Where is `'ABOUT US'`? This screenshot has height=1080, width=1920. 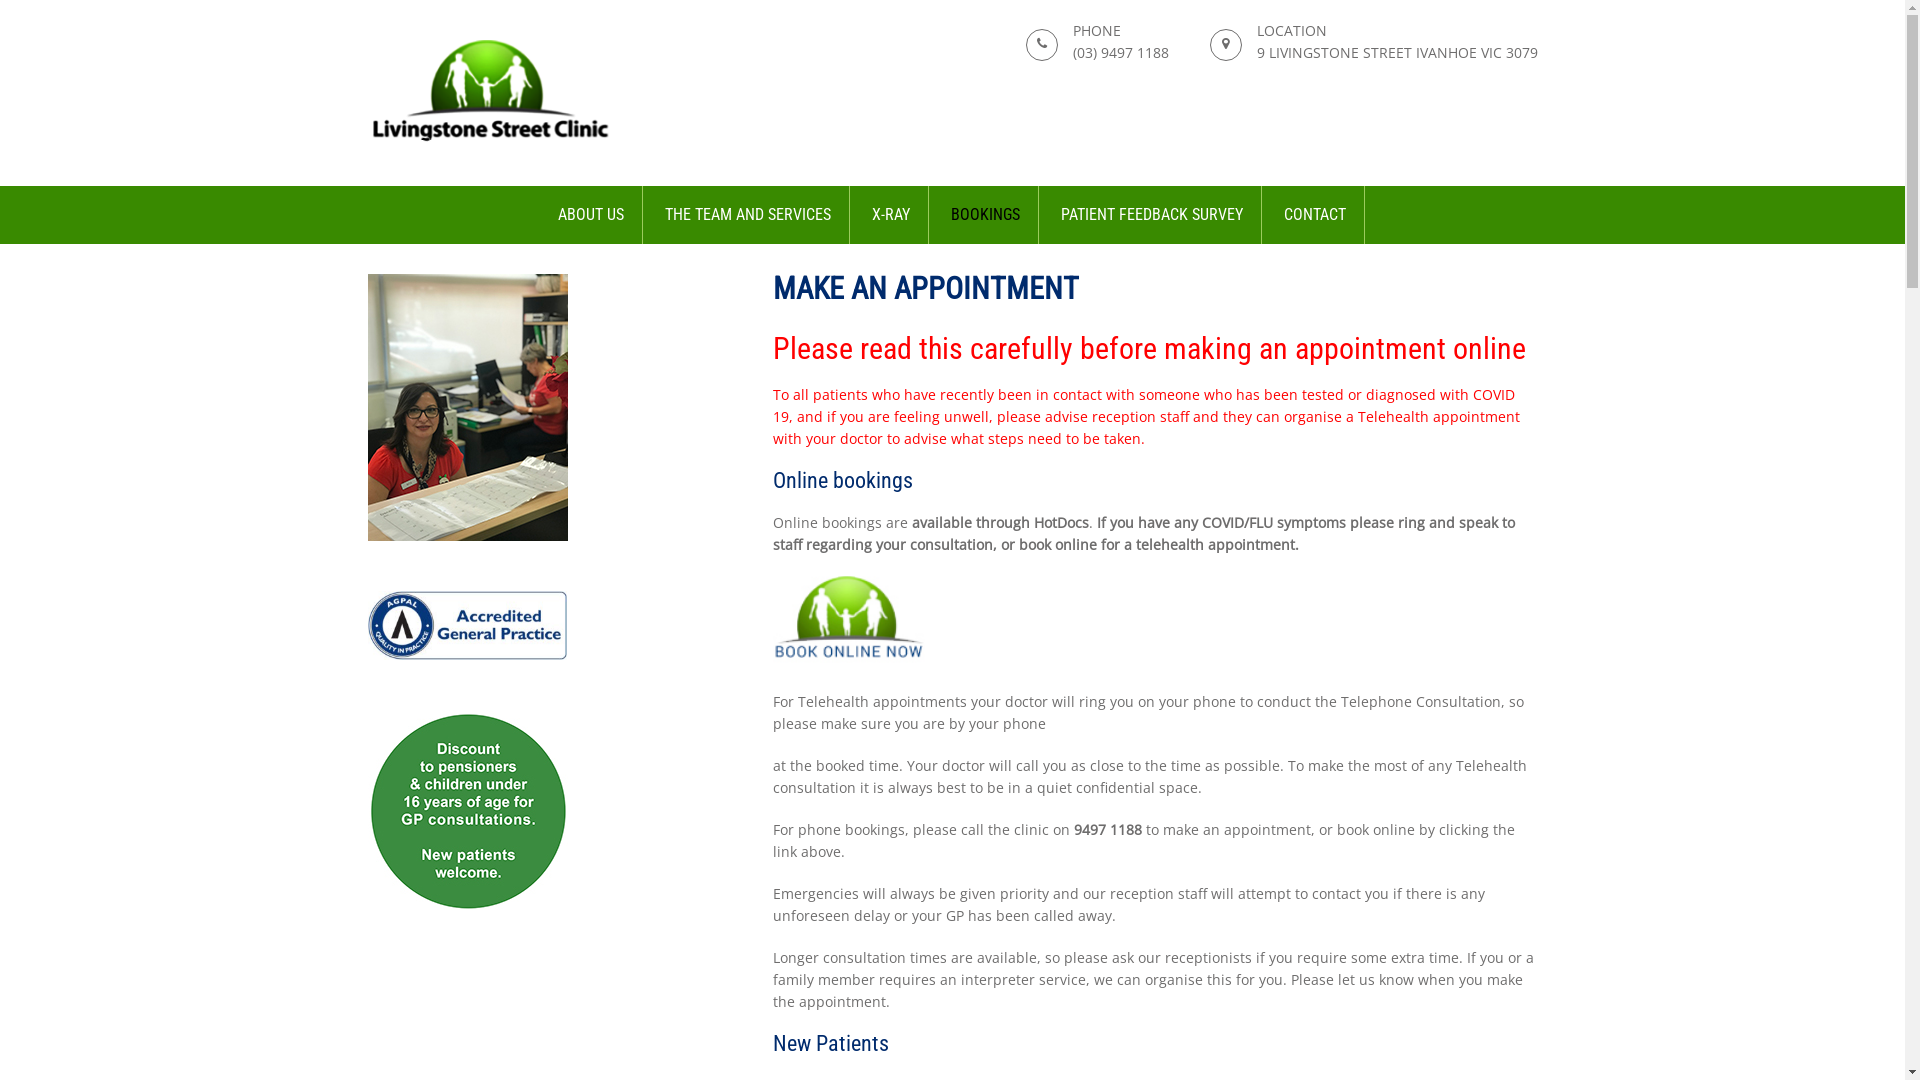 'ABOUT US' is located at coordinates (590, 215).